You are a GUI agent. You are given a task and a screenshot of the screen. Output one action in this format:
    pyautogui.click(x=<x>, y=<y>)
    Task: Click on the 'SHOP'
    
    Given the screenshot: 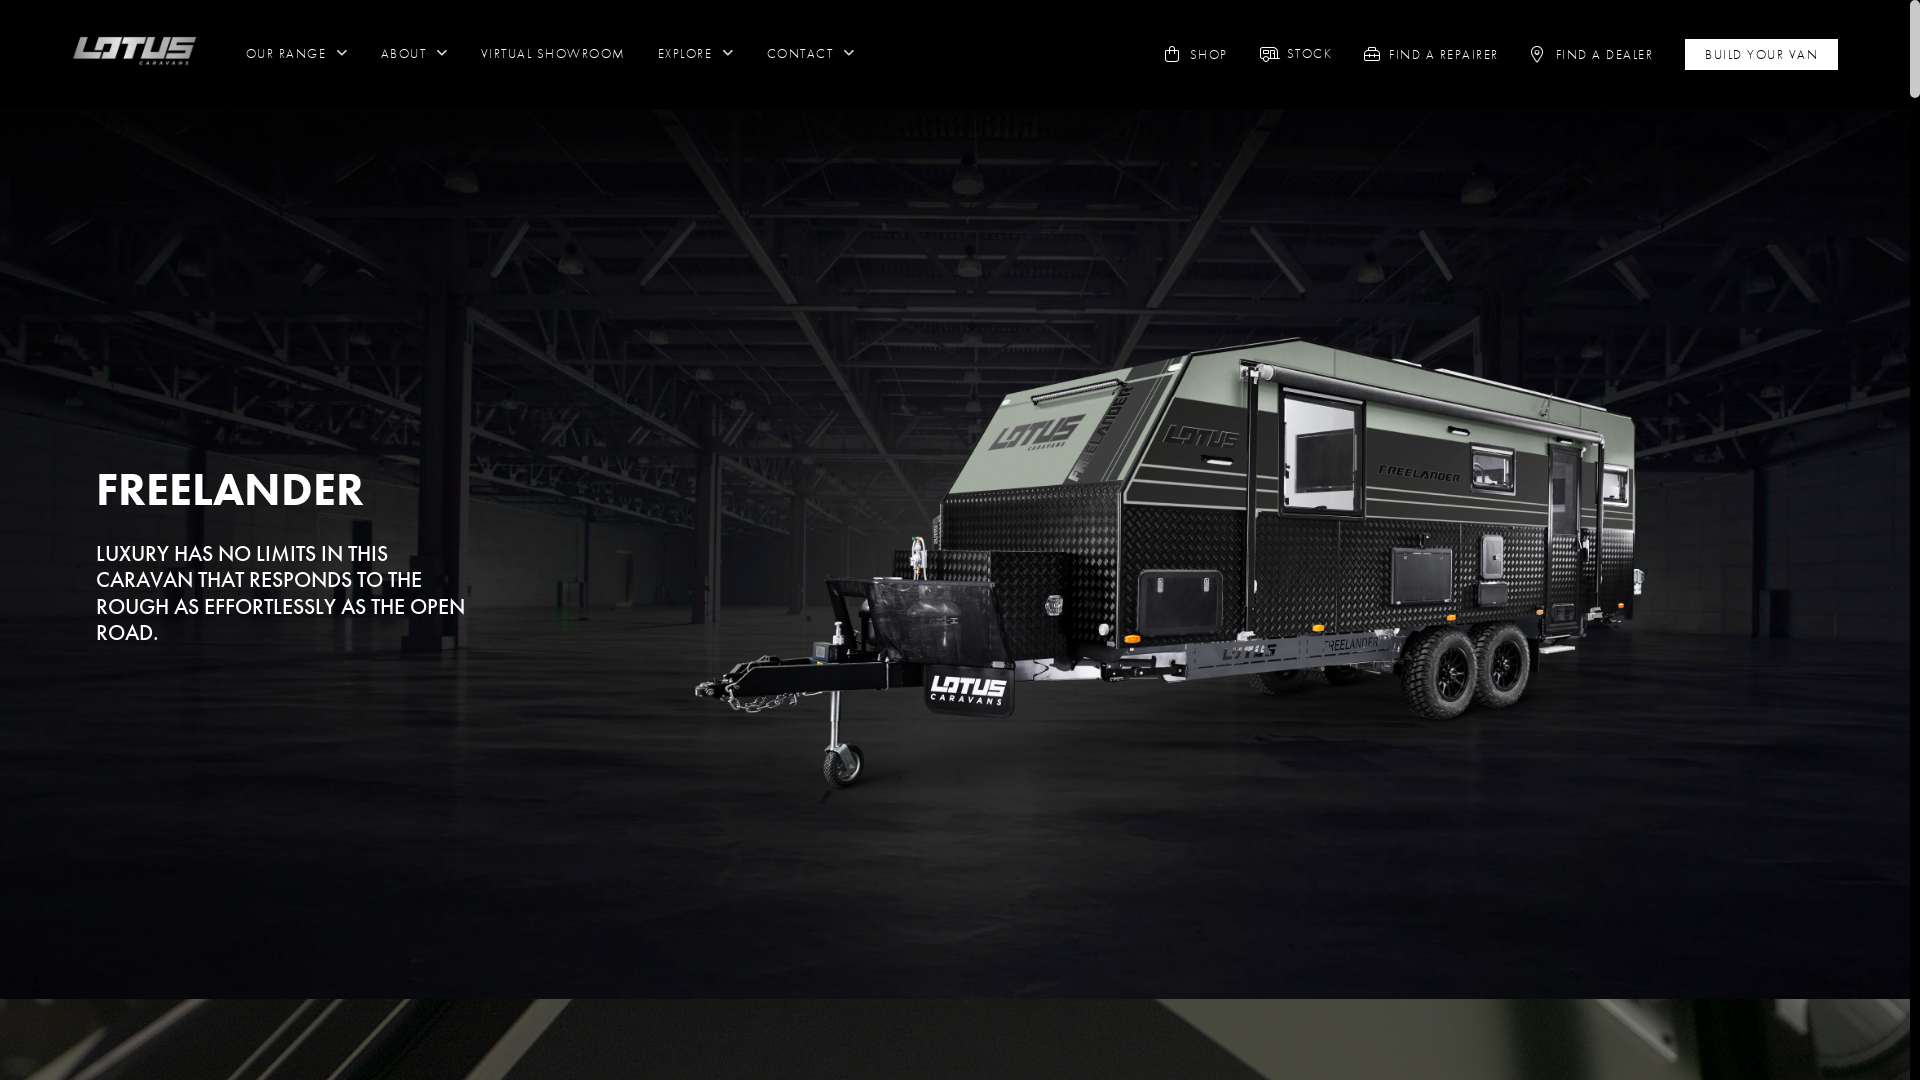 What is the action you would take?
    pyautogui.click(x=1208, y=53)
    